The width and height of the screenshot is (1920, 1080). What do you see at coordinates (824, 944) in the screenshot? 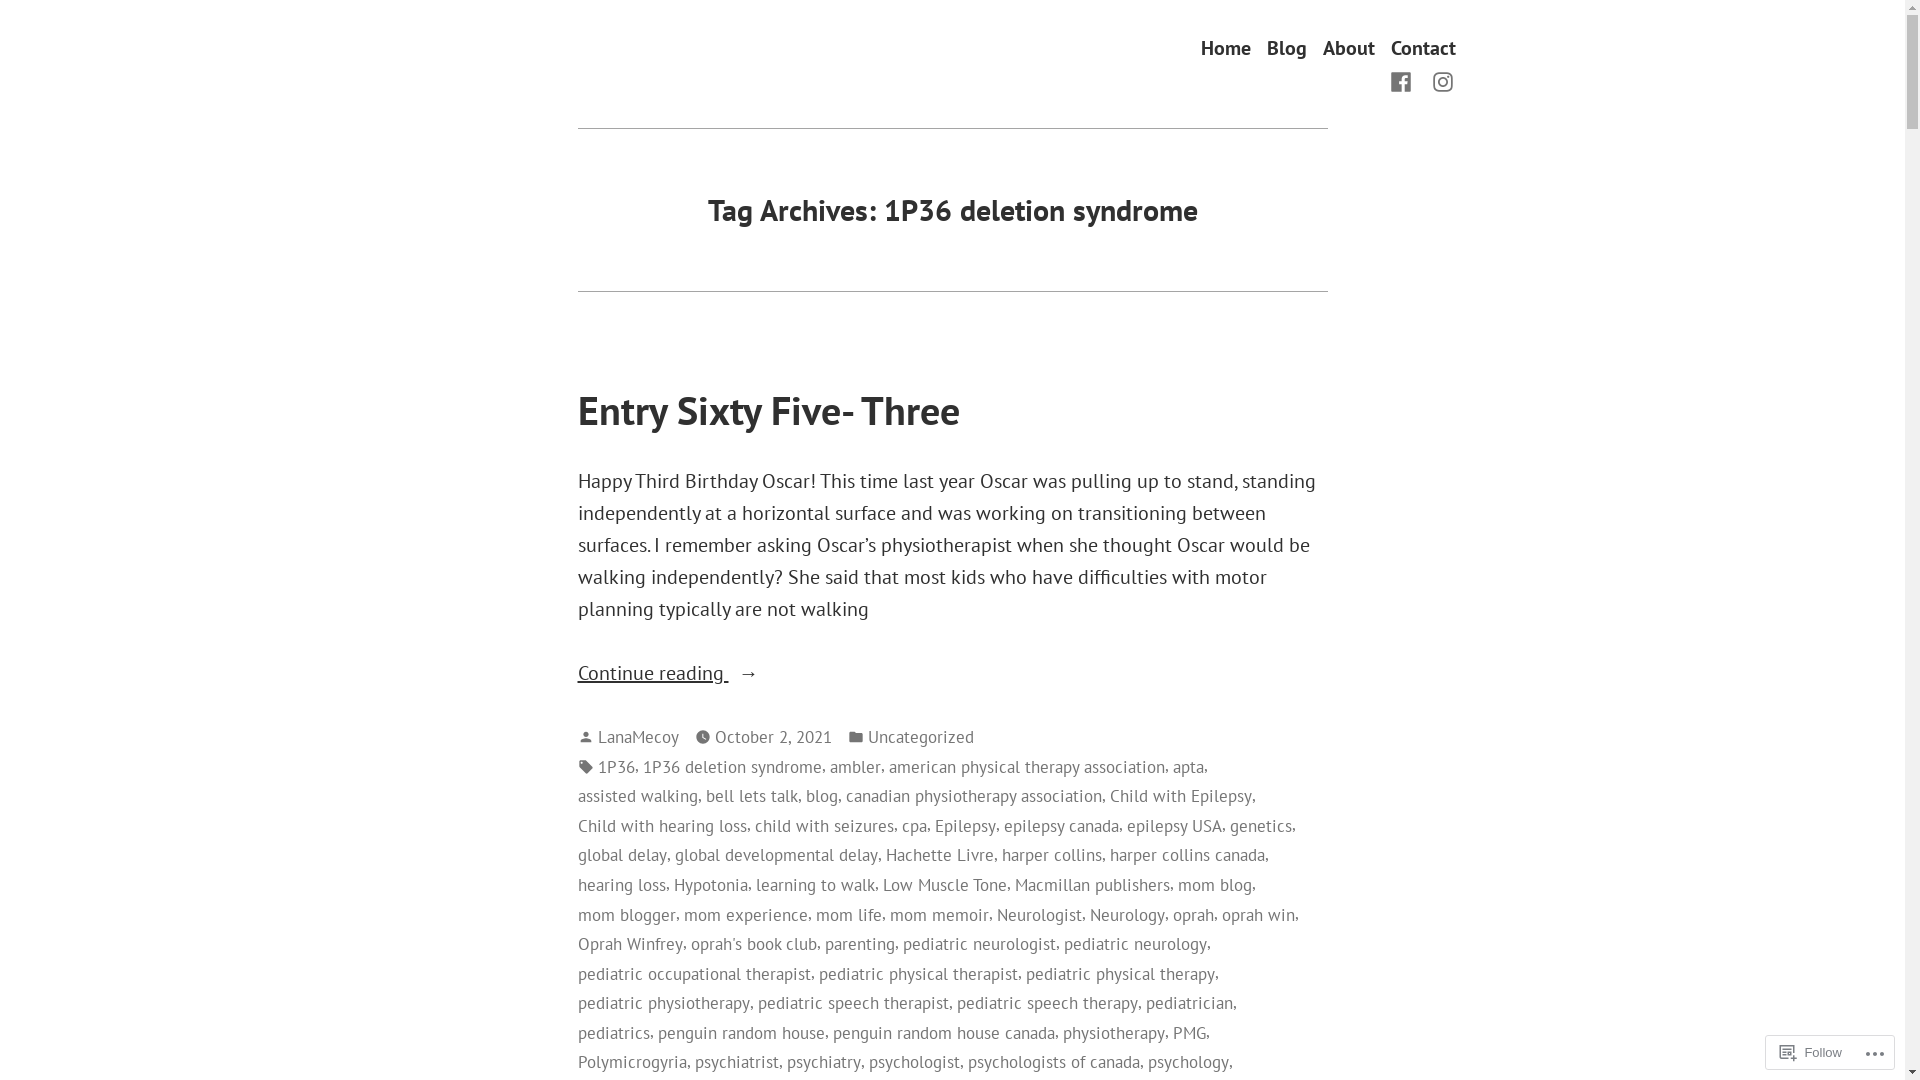
I see `'parenting'` at bounding box center [824, 944].